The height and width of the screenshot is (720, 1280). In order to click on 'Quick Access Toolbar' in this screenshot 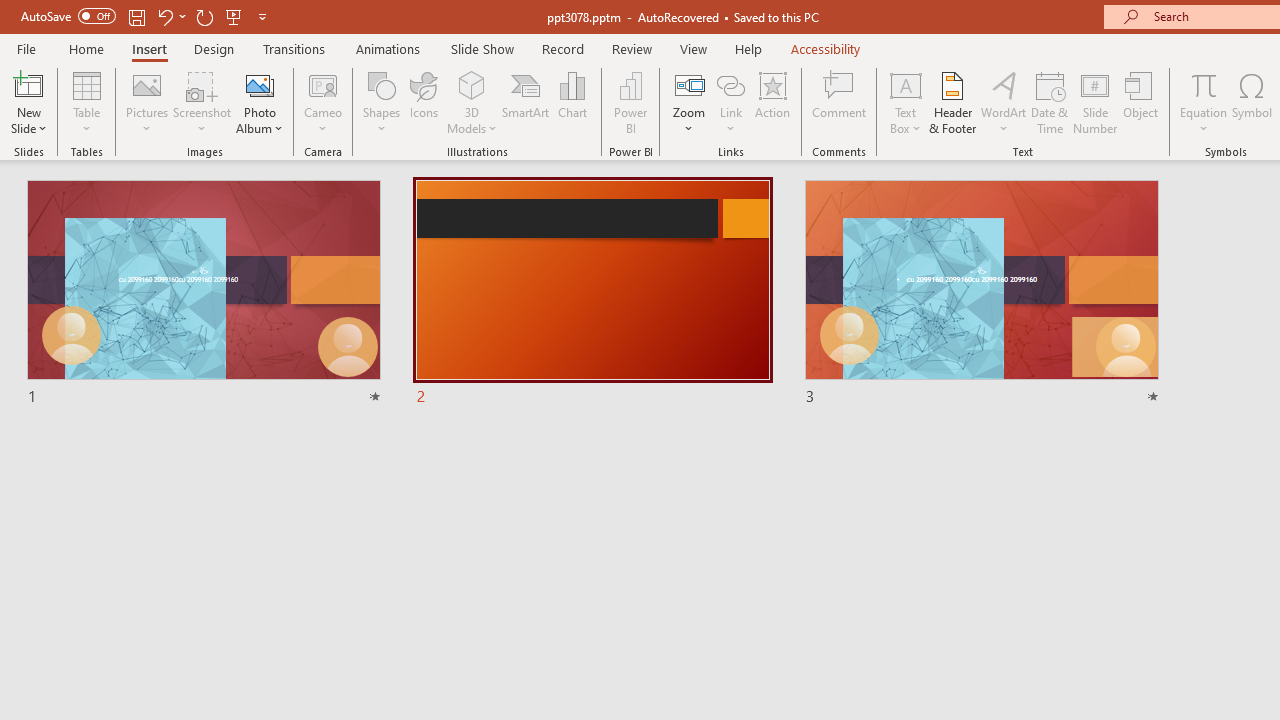, I will do `click(144, 16)`.